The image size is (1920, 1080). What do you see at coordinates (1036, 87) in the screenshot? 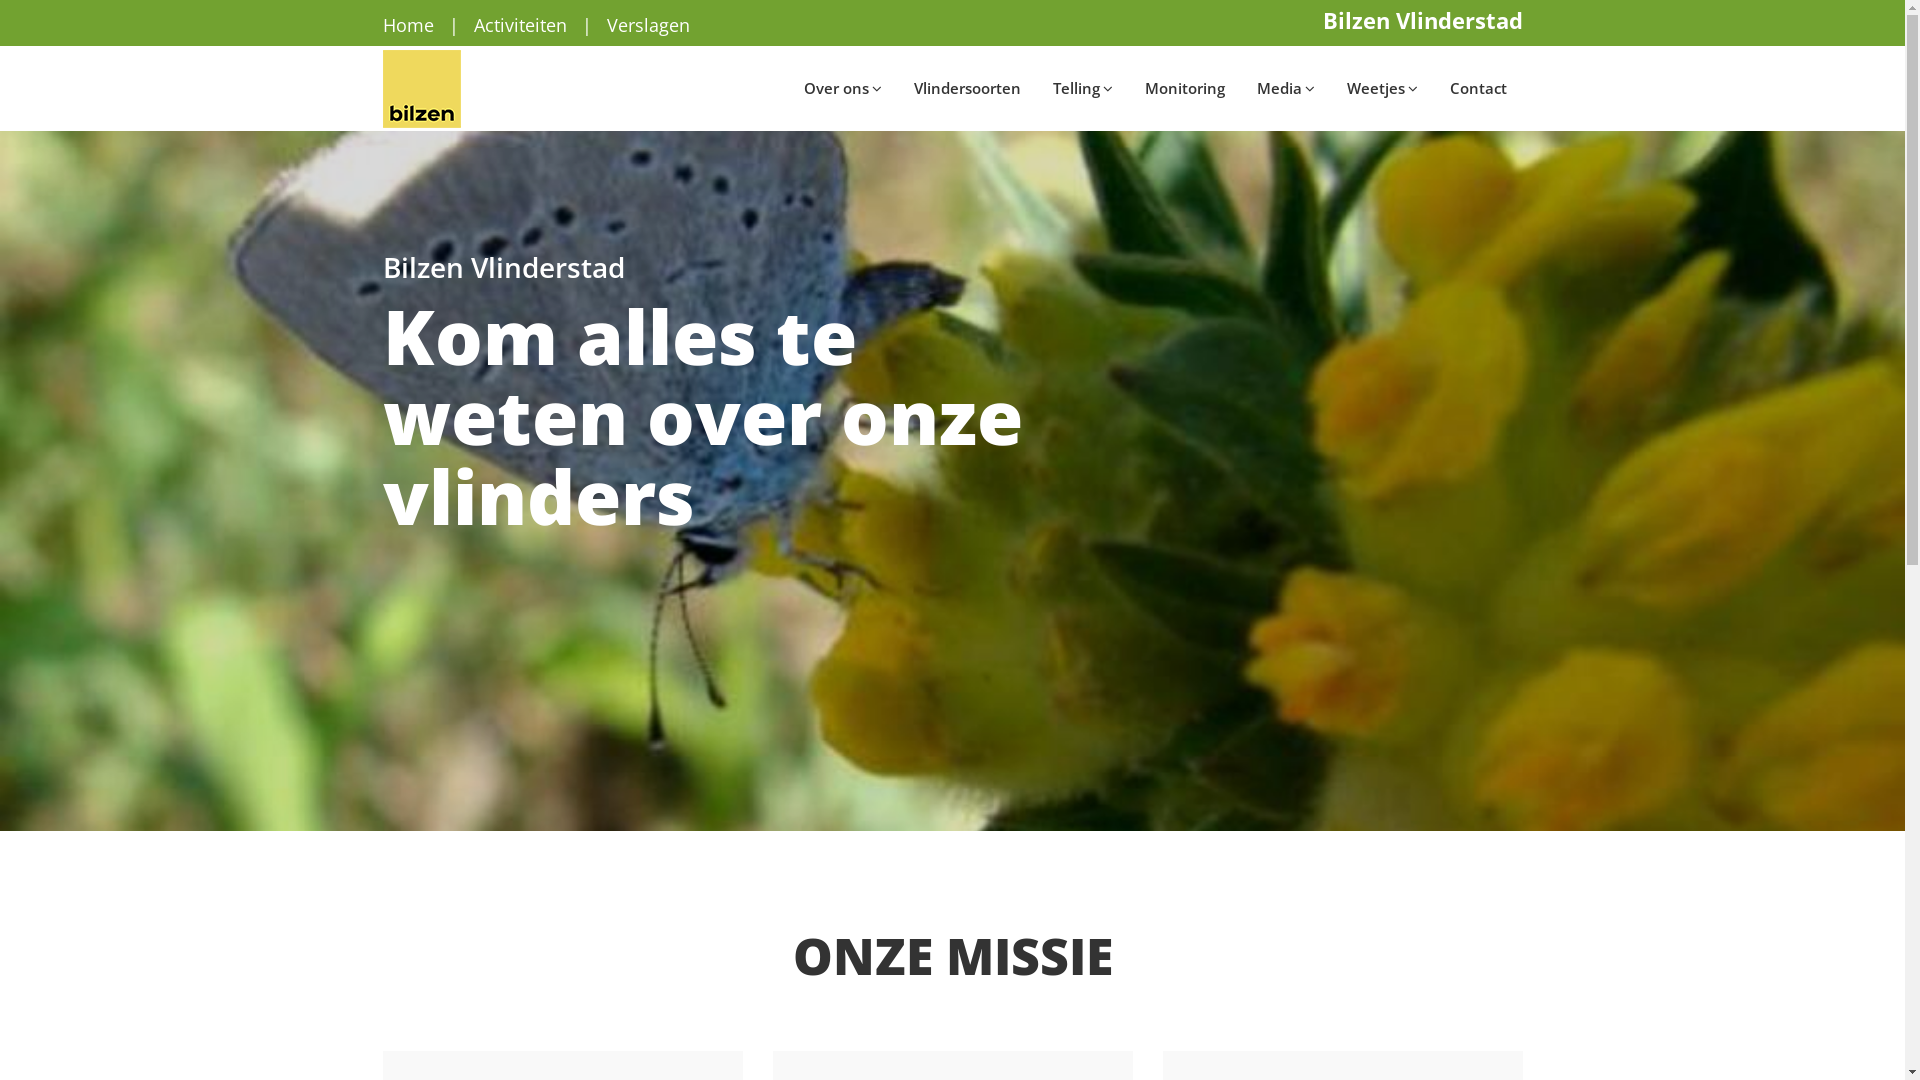
I see `'Telling'` at bounding box center [1036, 87].